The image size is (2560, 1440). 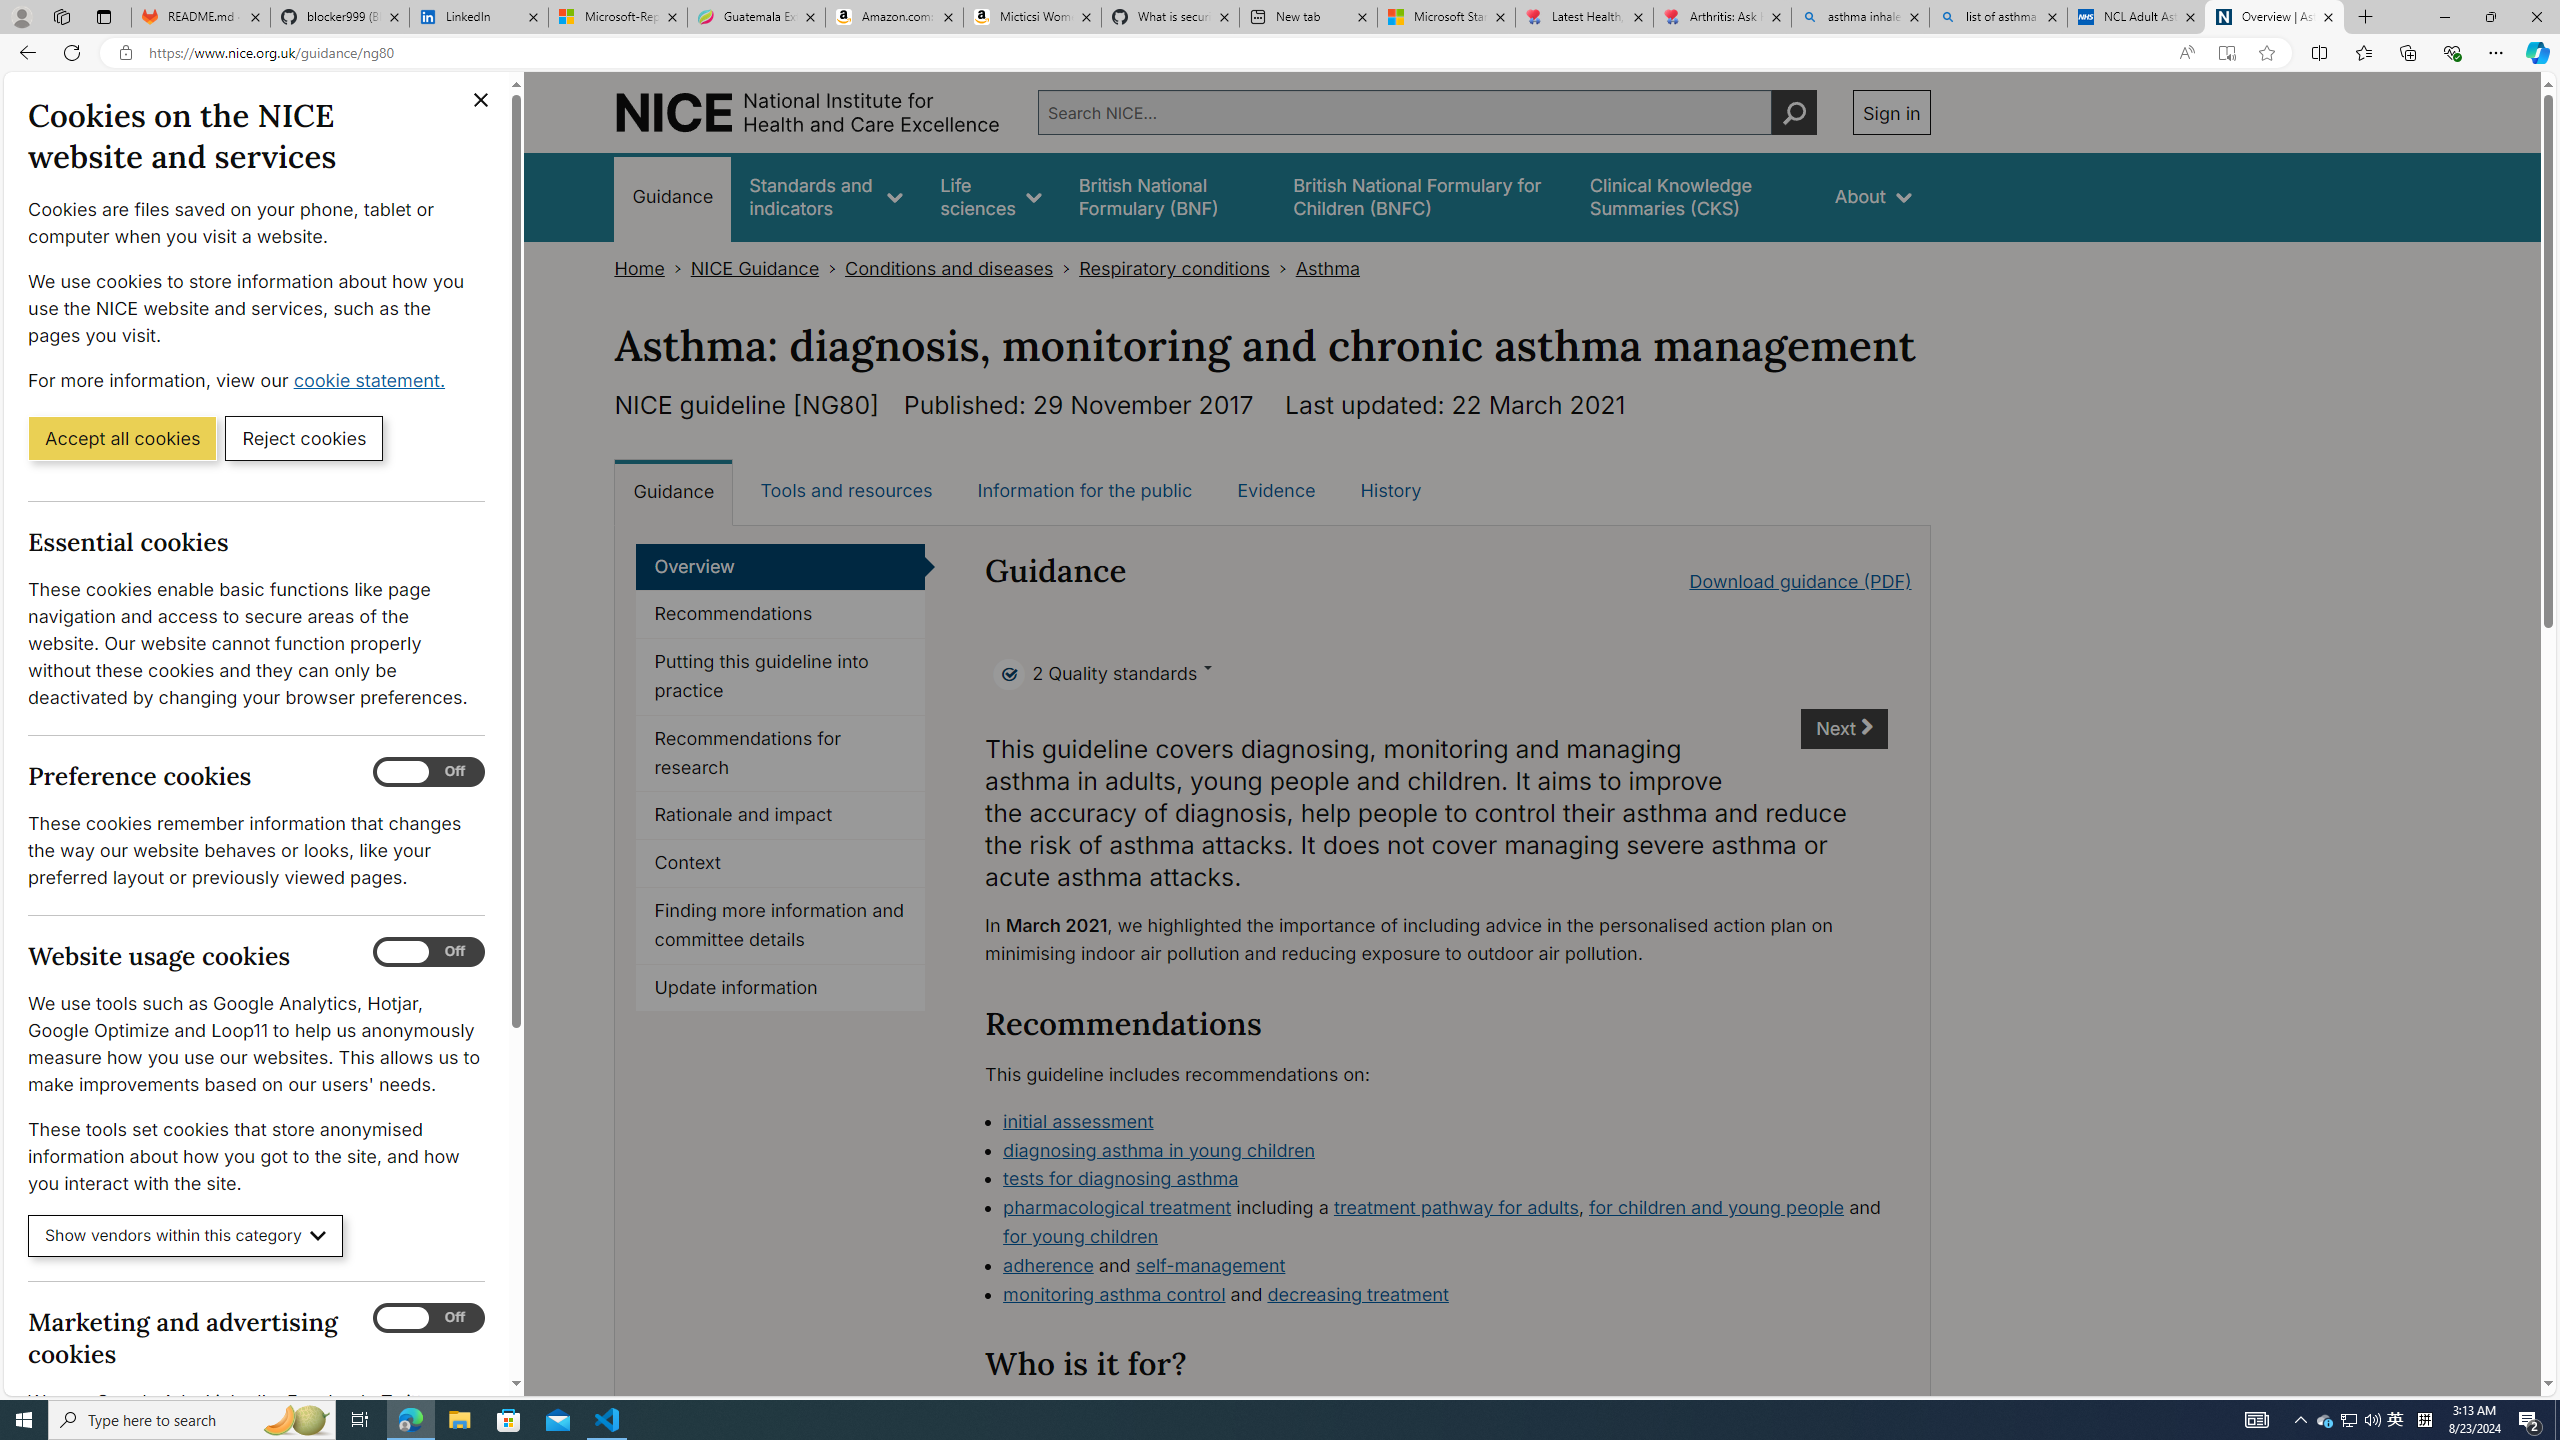 I want to click on 'Perform search', so click(x=1793, y=111).